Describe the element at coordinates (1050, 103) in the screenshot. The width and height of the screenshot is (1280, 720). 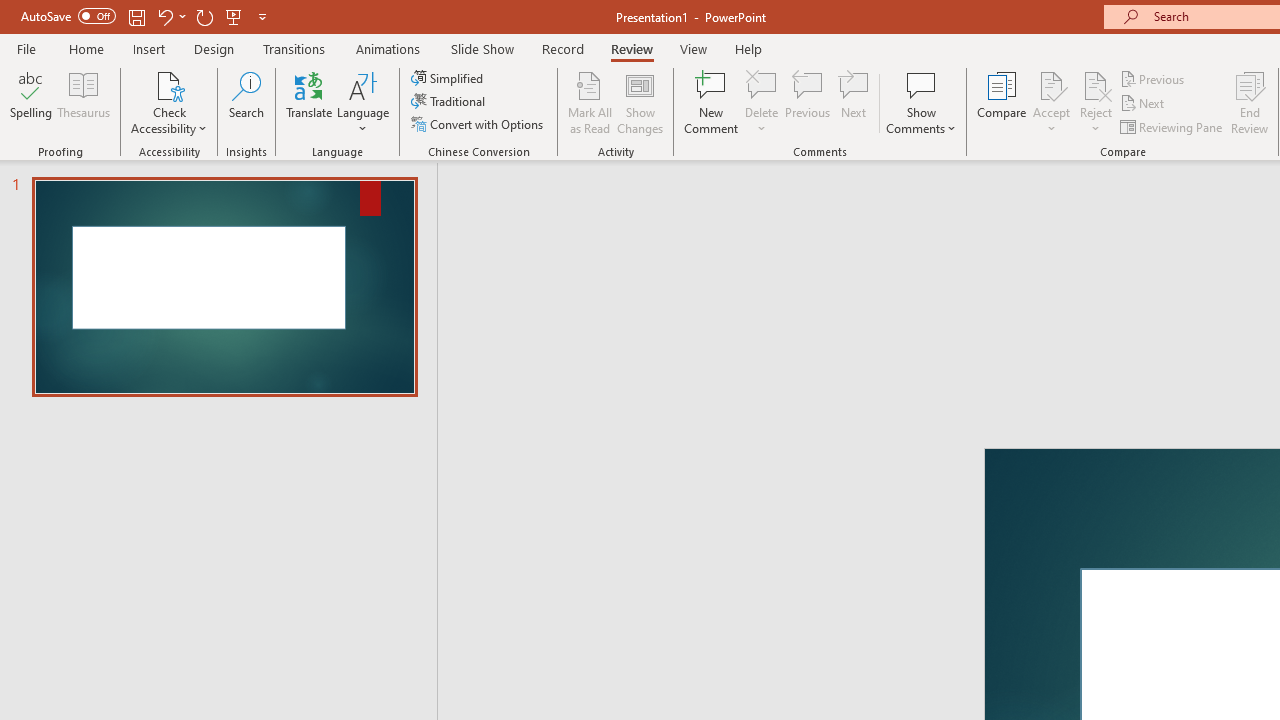
I see `'Accept'` at that location.